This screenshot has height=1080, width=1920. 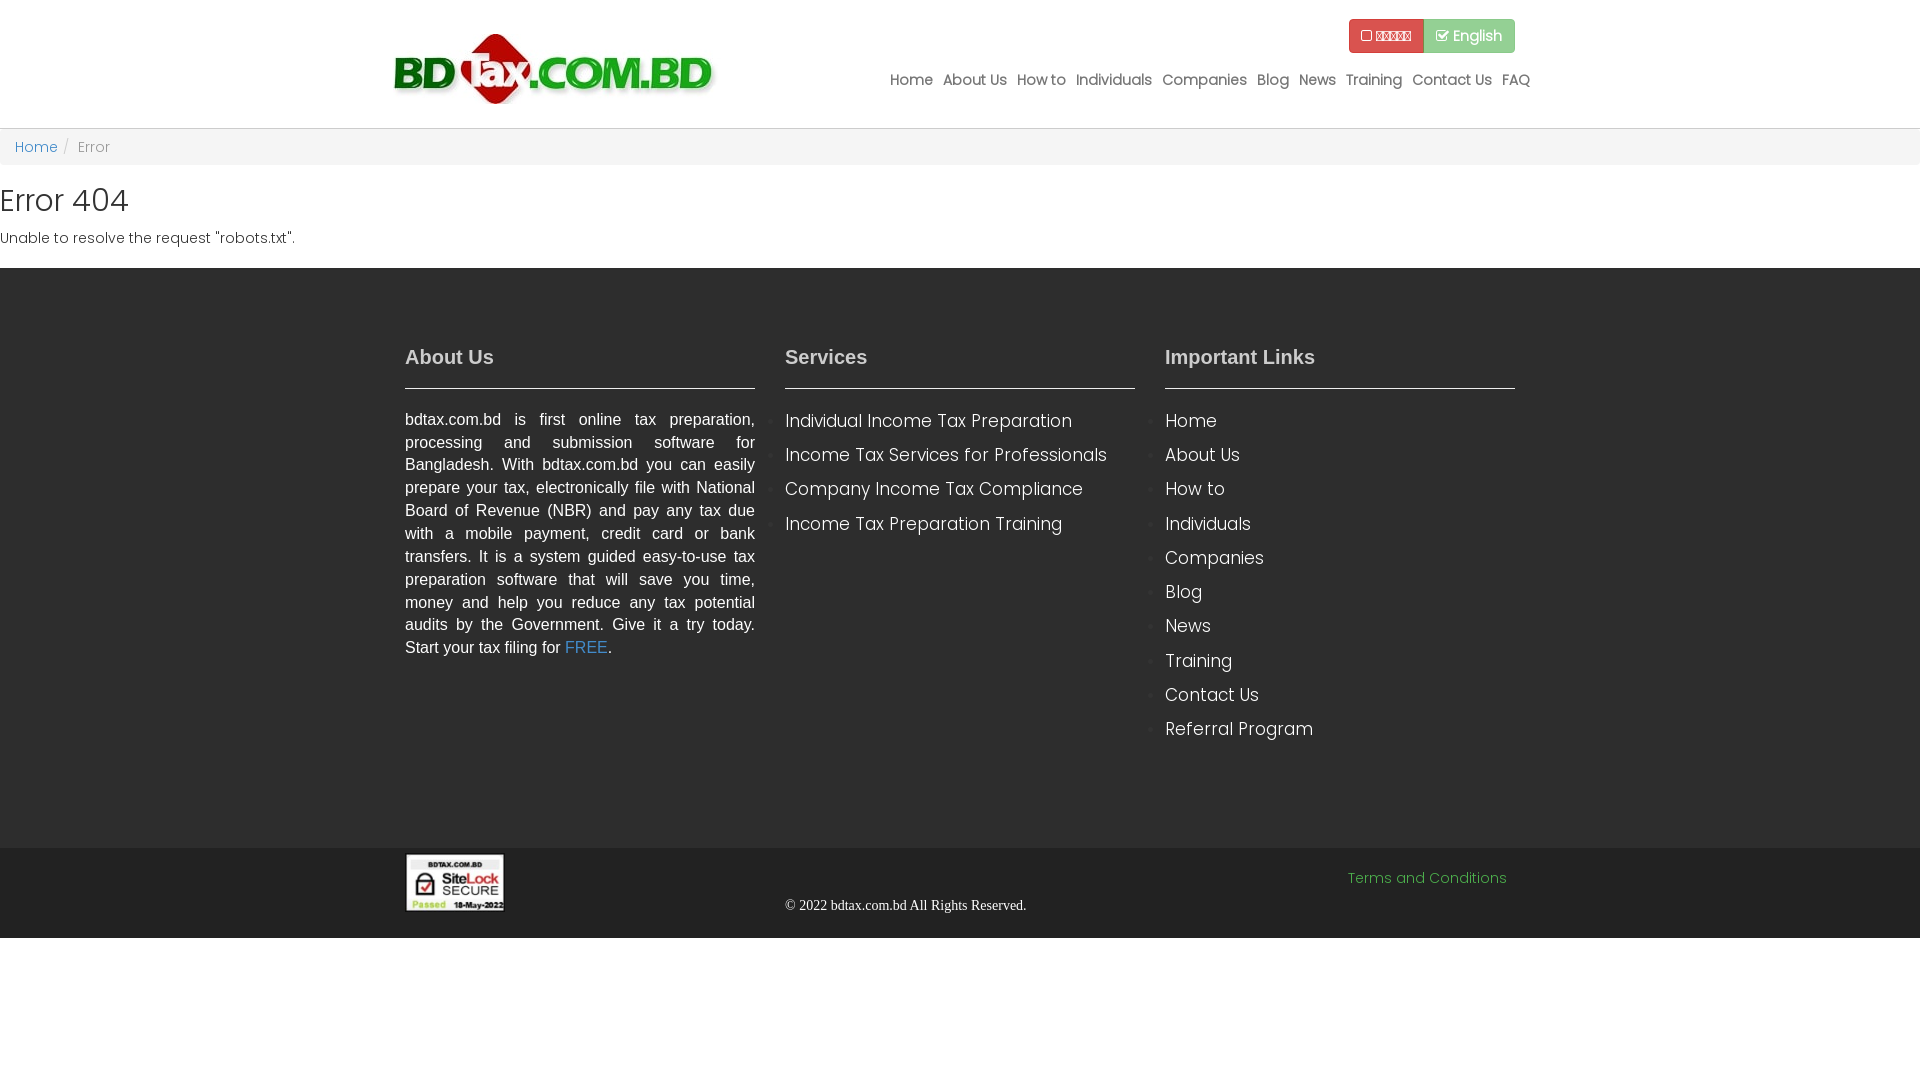 What do you see at coordinates (1040, 79) in the screenshot?
I see `'How to'` at bounding box center [1040, 79].